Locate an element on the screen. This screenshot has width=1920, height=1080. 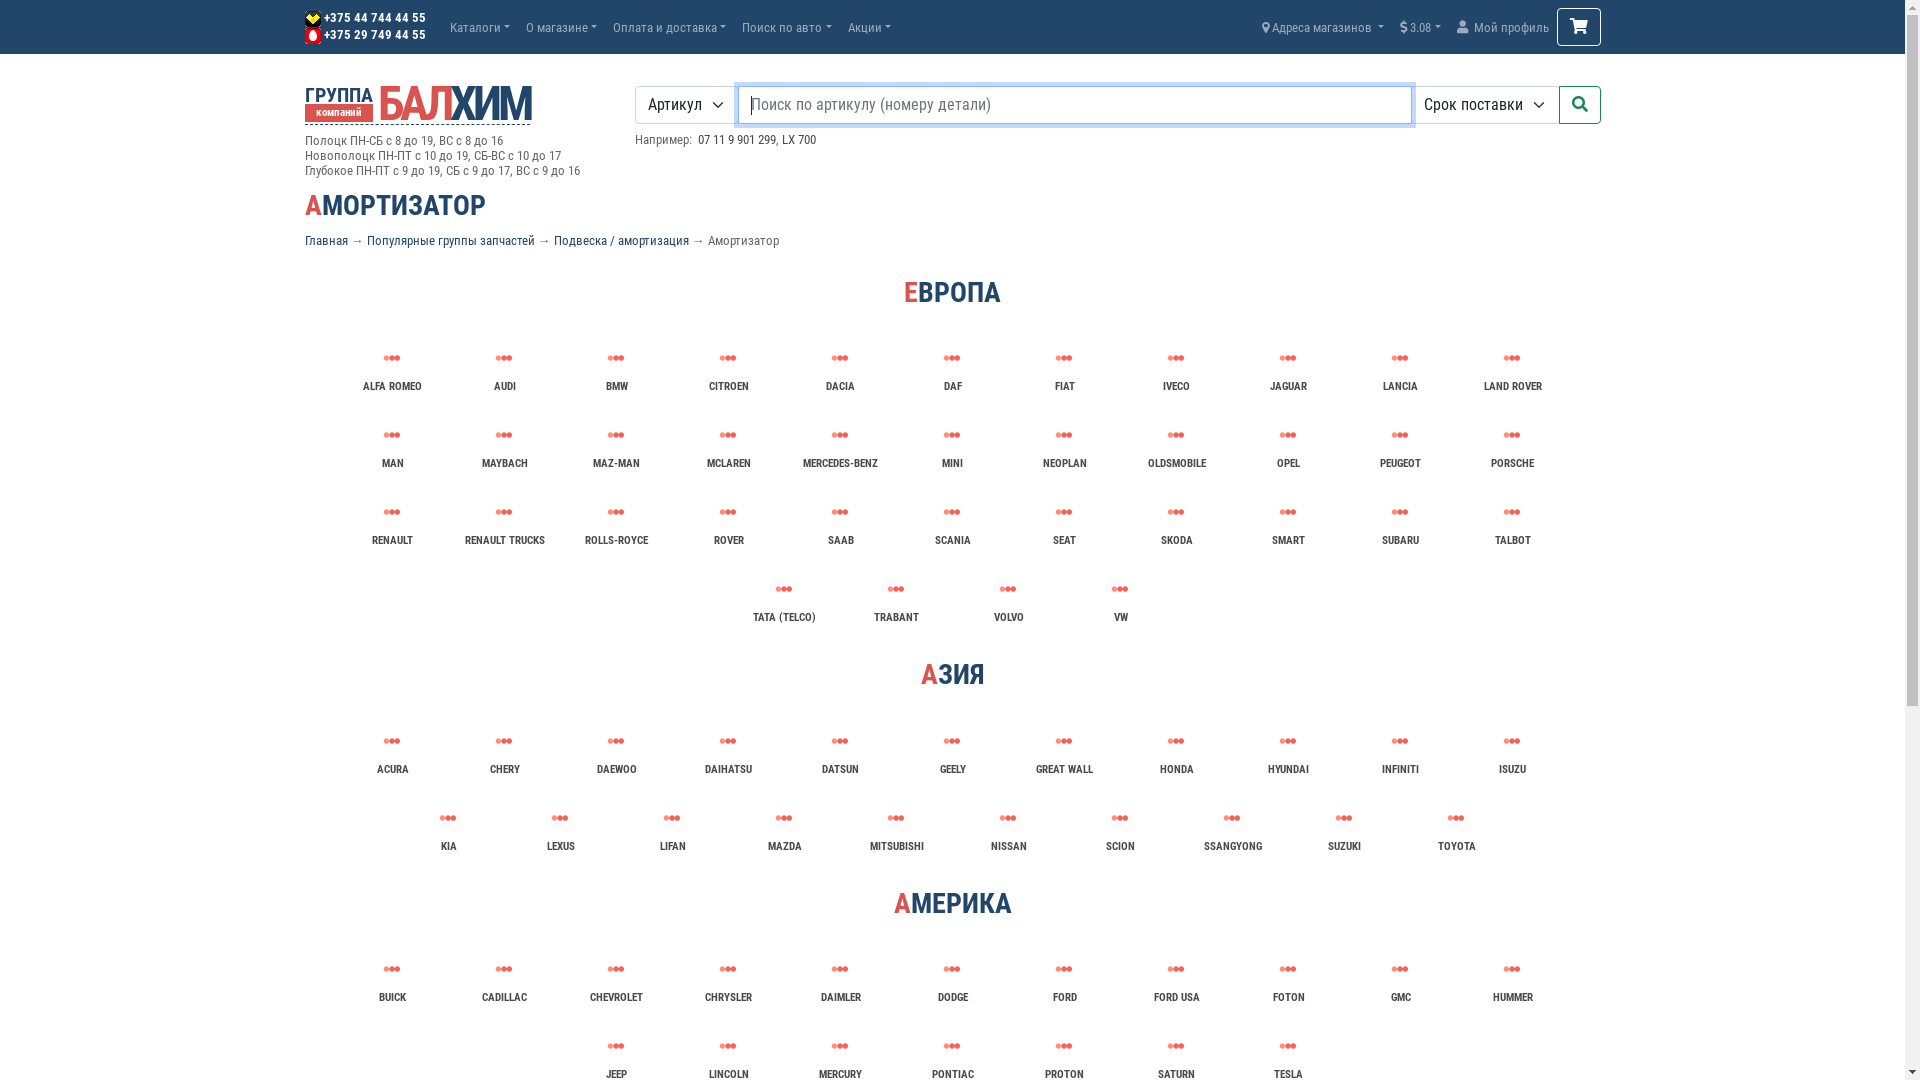
'PEUGEOT' is located at coordinates (1399, 441).